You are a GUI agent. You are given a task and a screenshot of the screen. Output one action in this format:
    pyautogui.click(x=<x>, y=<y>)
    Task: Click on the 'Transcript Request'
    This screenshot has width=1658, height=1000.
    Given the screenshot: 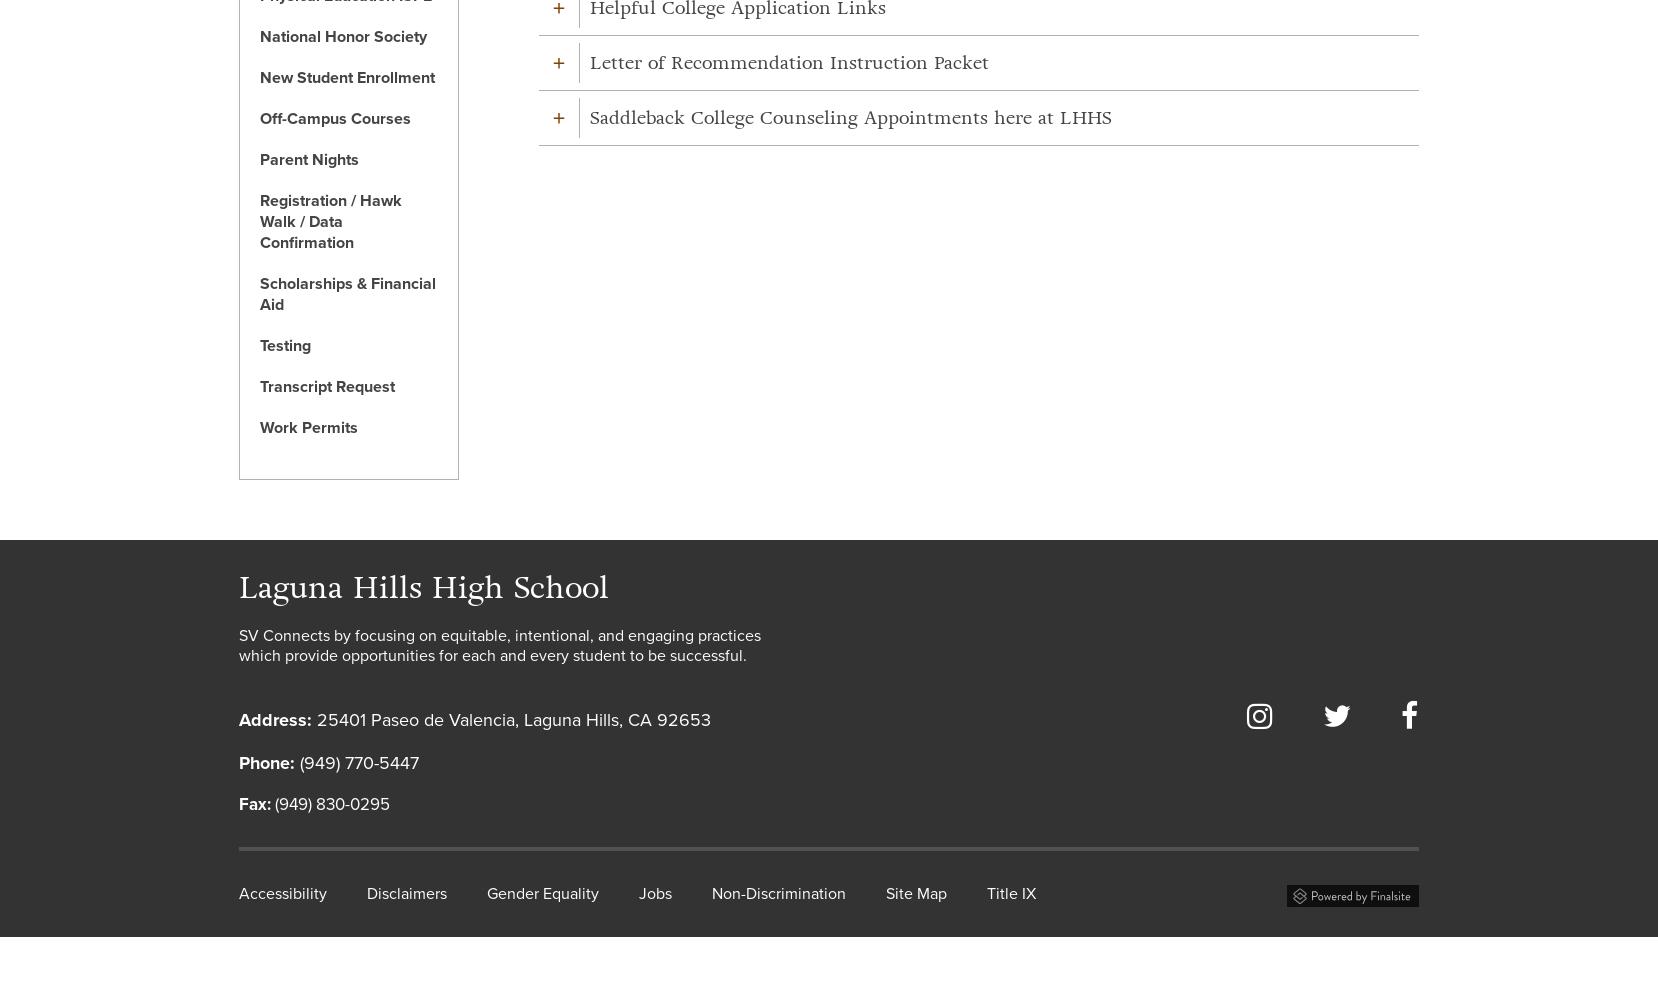 What is the action you would take?
    pyautogui.click(x=326, y=386)
    